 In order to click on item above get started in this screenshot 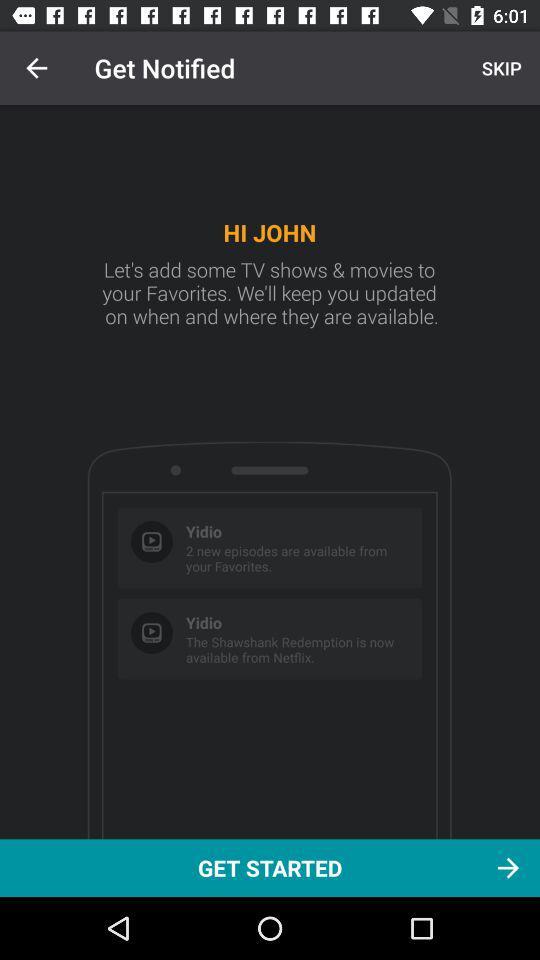, I will do `click(36, 68)`.